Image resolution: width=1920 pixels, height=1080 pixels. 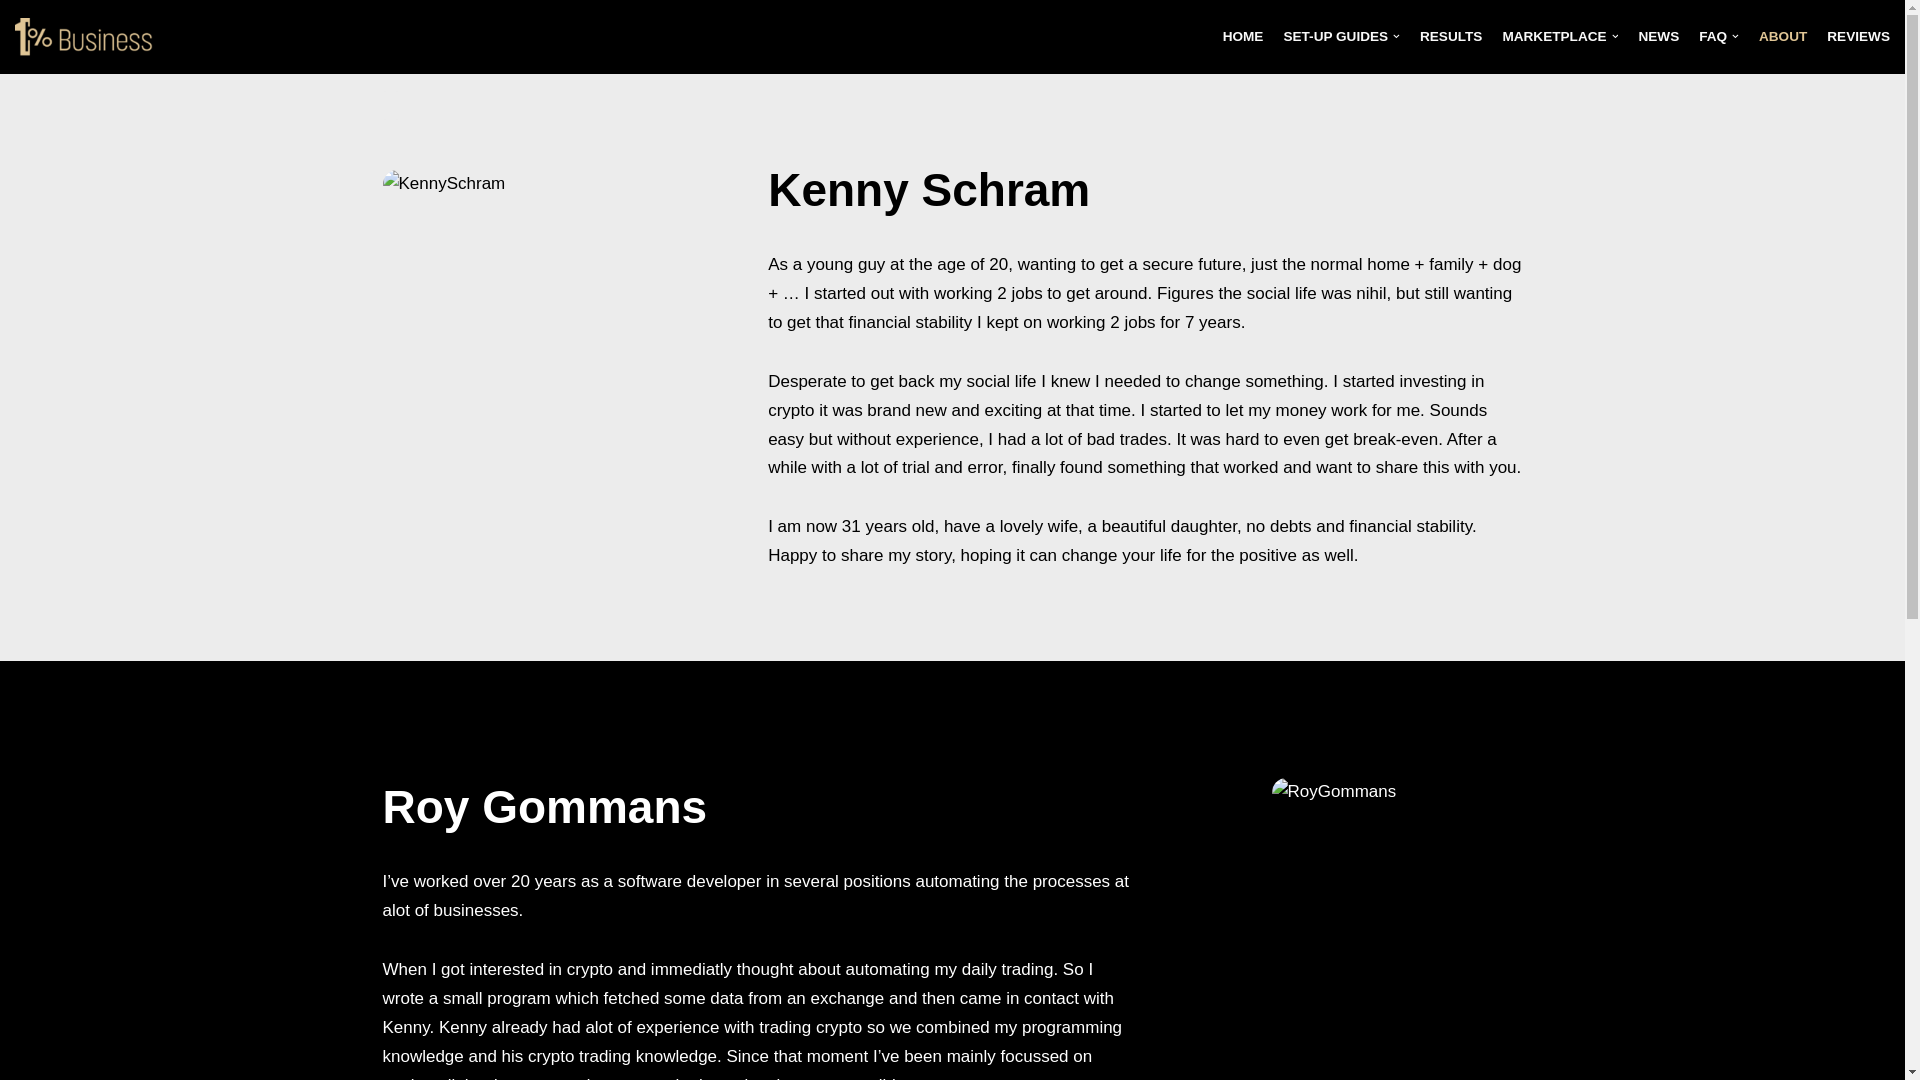 I want to click on 'RESULTS', so click(x=1419, y=36).